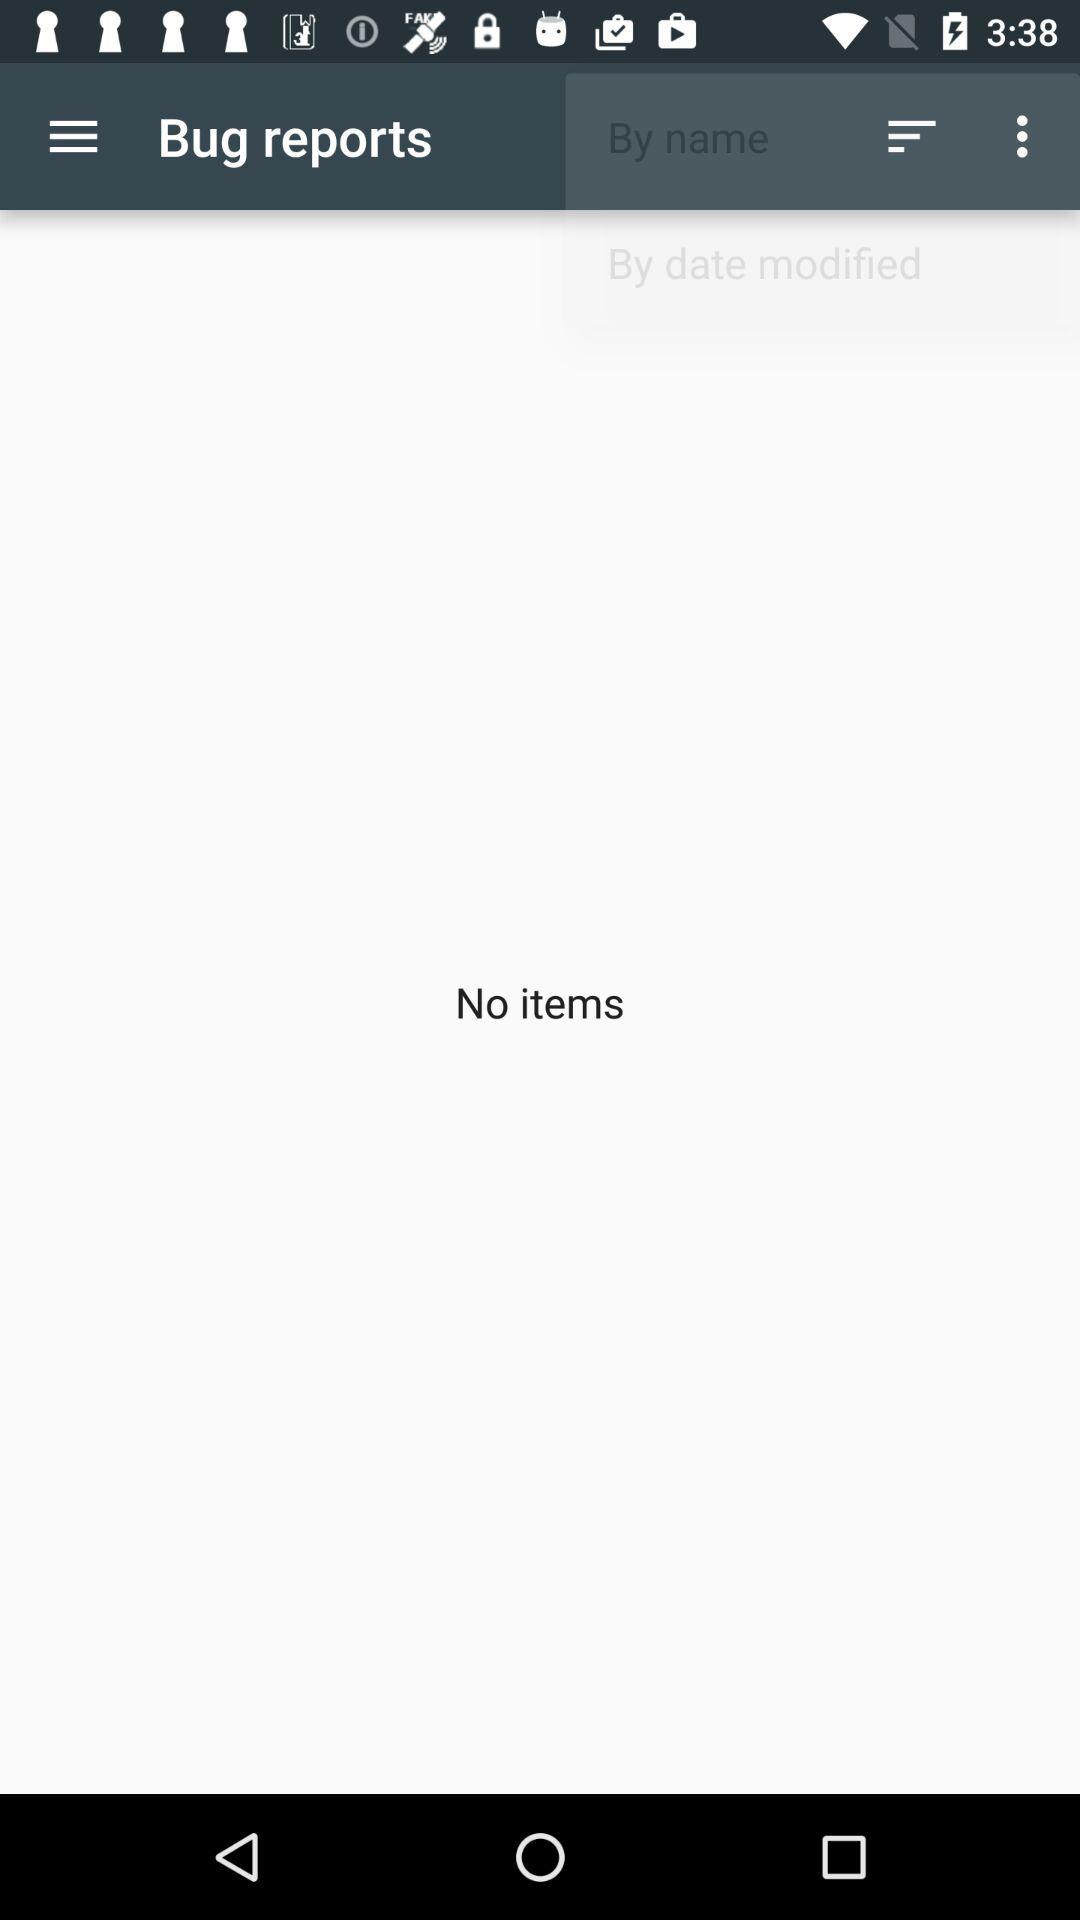 The image size is (1080, 1920). Describe the element at coordinates (72, 135) in the screenshot. I see `app next to bug reports item` at that location.